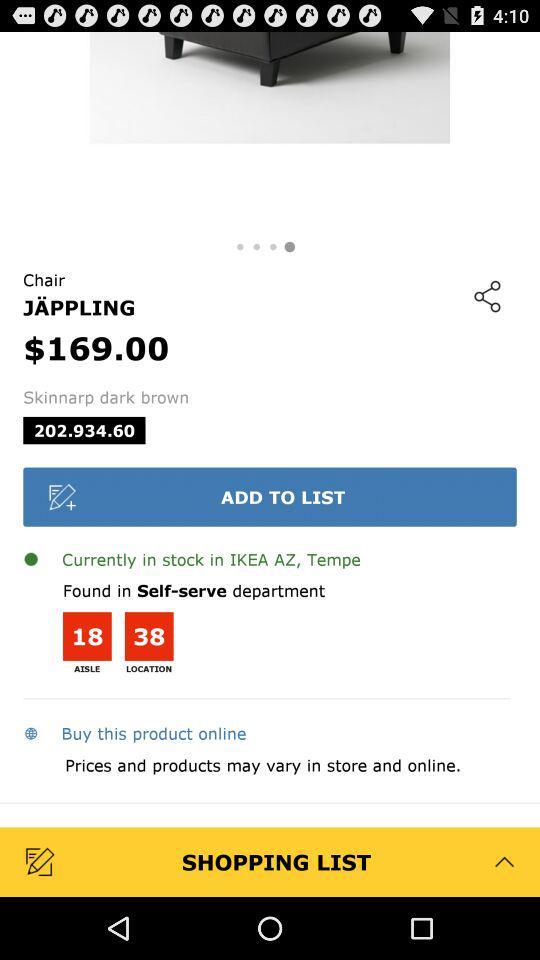 The image size is (540, 960). What do you see at coordinates (486, 295) in the screenshot?
I see `share item` at bounding box center [486, 295].